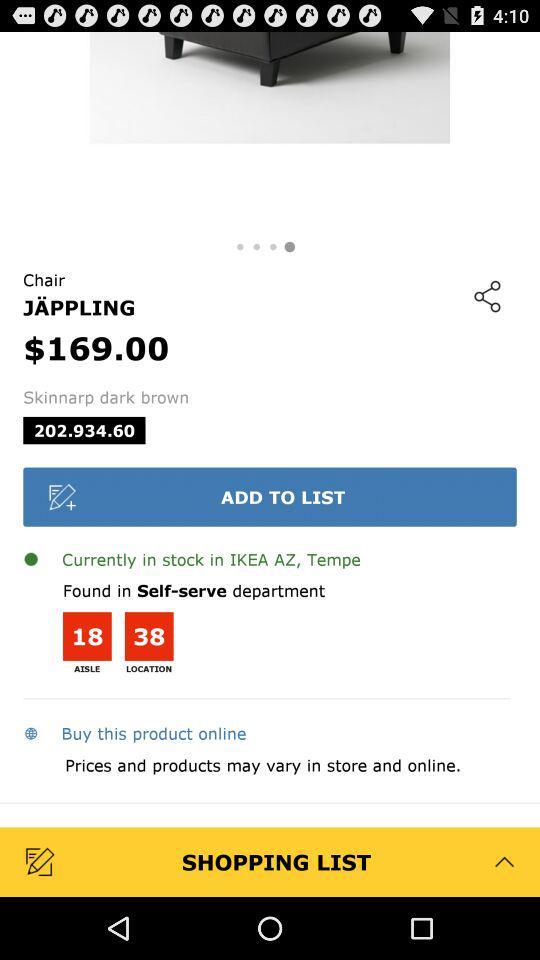 The image size is (540, 960). What do you see at coordinates (486, 295) in the screenshot?
I see `share item` at bounding box center [486, 295].